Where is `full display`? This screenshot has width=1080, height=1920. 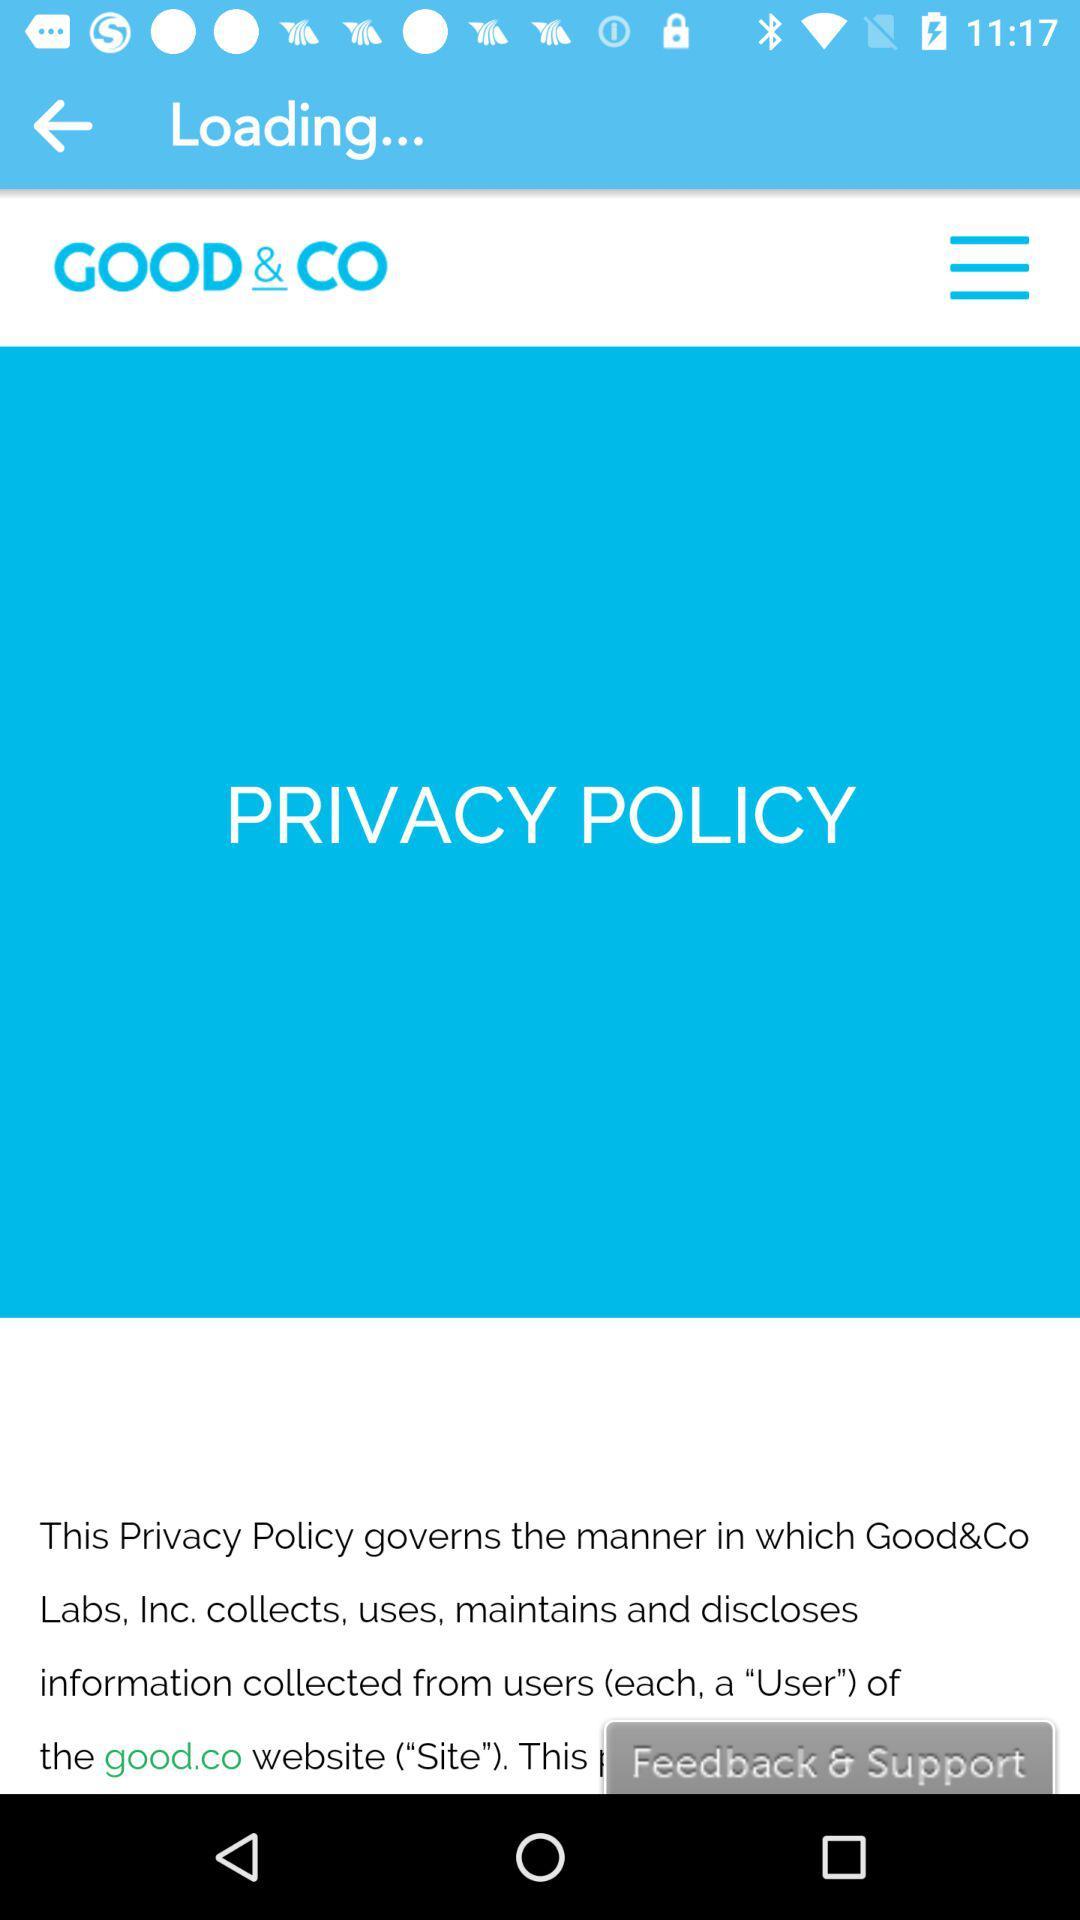 full display is located at coordinates (540, 991).